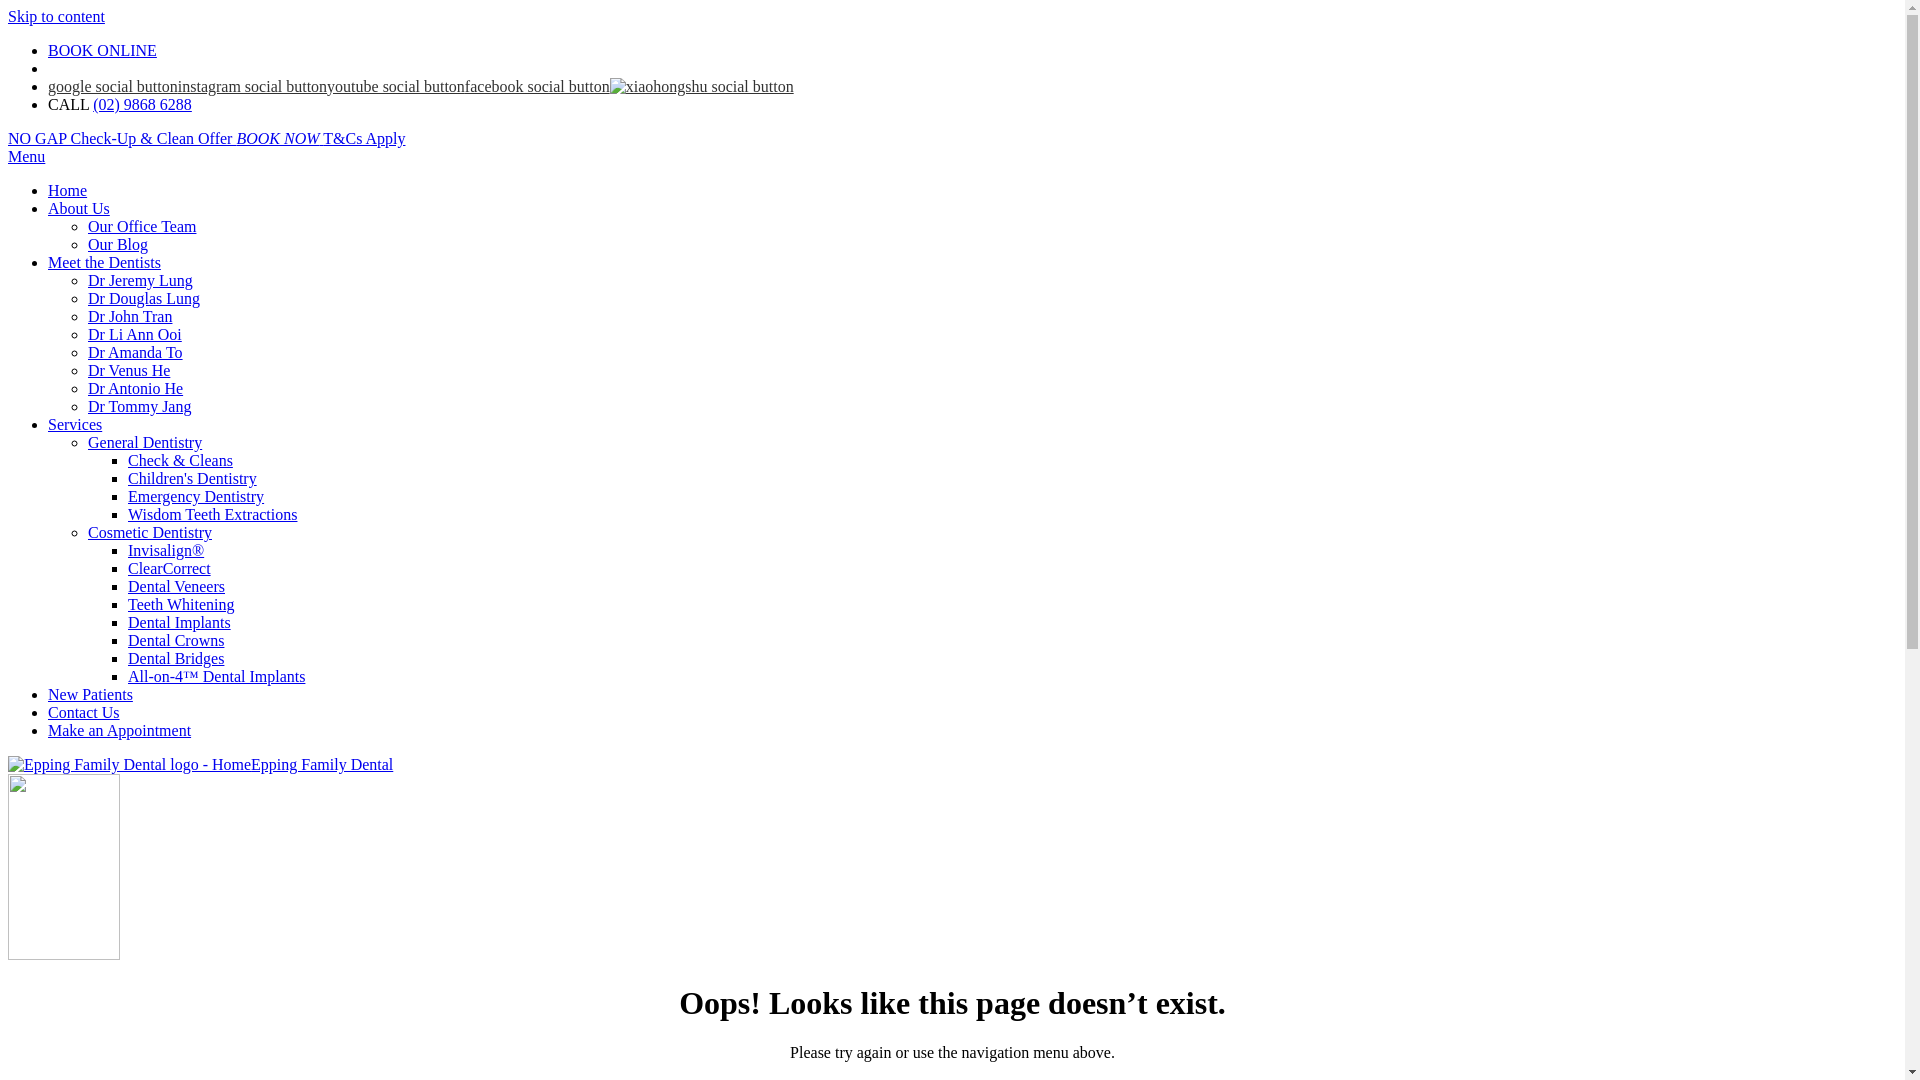  What do you see at coordinates (212, 513) in the screenshot?
I see `'Wisdom Teeth Extractions'` at bounding box center [212, 513].